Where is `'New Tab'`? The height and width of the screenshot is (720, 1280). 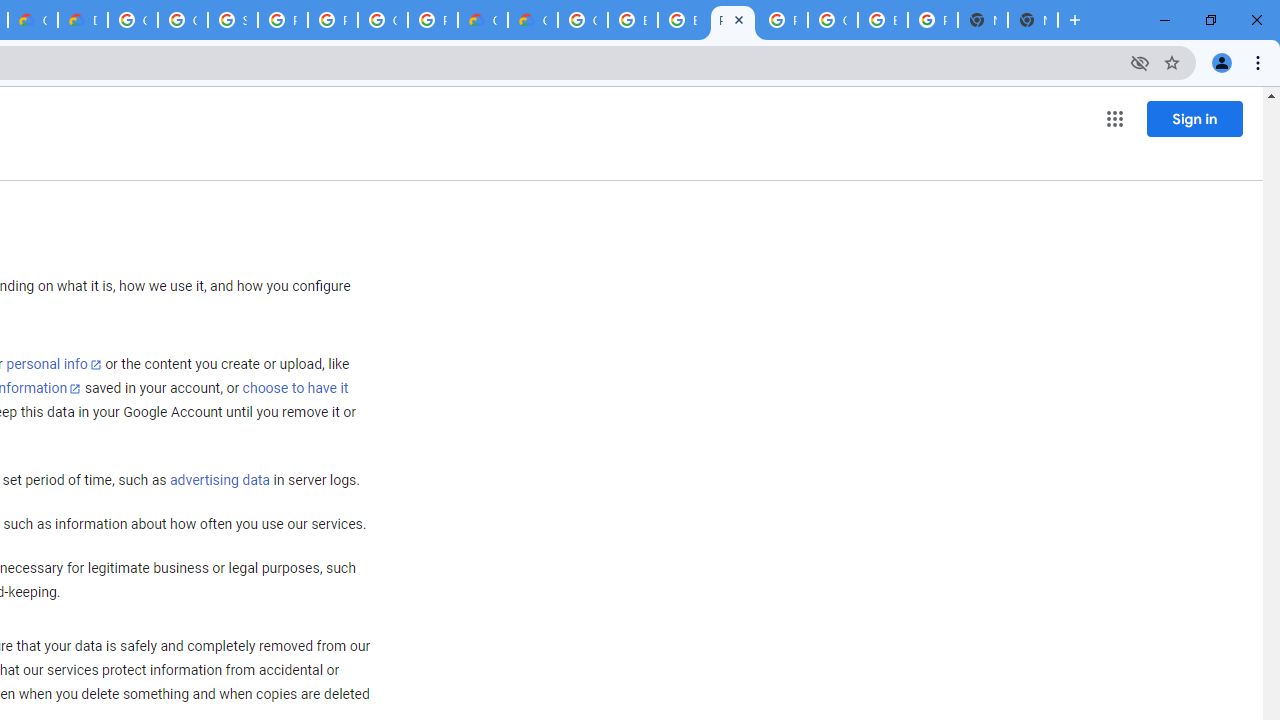 'New Tab' is located at coordinates (1032, 20).